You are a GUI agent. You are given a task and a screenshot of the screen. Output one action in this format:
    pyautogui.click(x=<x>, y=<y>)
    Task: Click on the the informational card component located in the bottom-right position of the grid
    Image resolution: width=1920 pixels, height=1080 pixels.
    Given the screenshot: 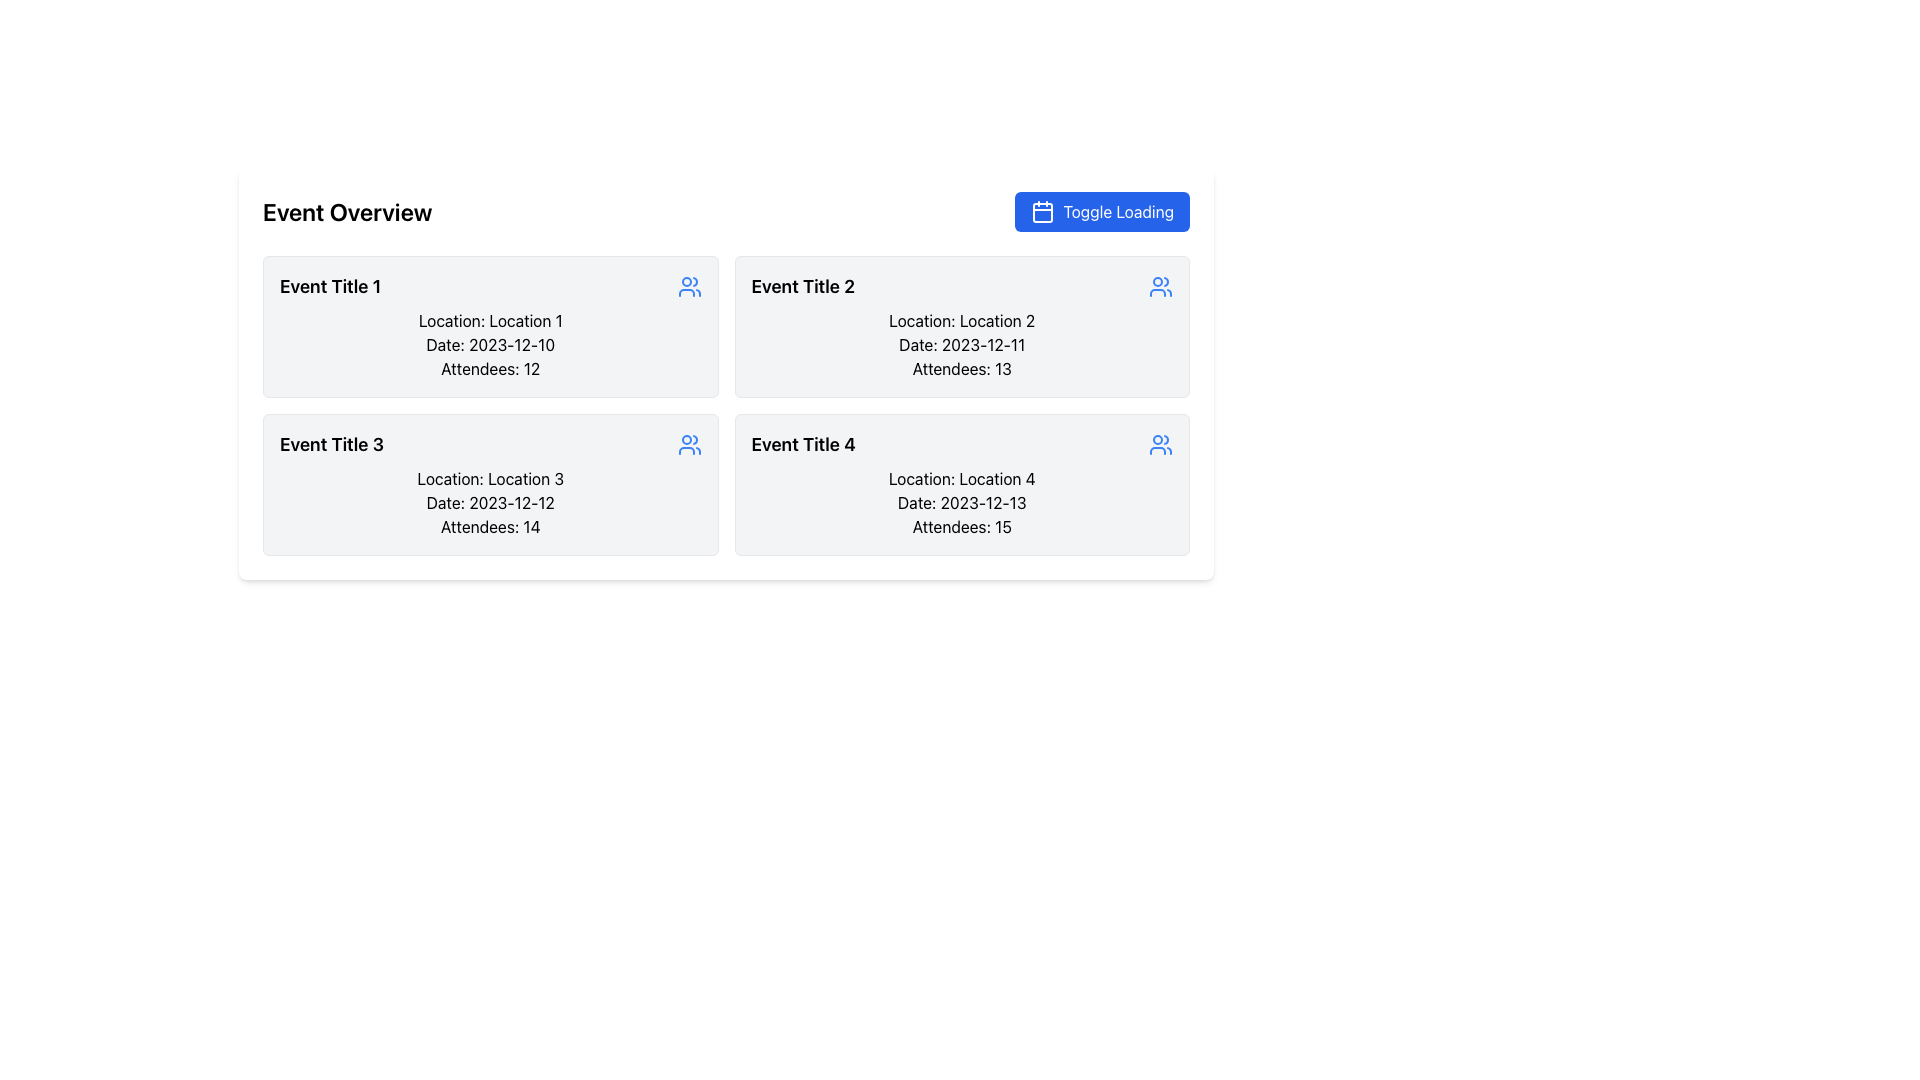 What is the action you would take?
    pyautogui.click(x=962, y=485)
    